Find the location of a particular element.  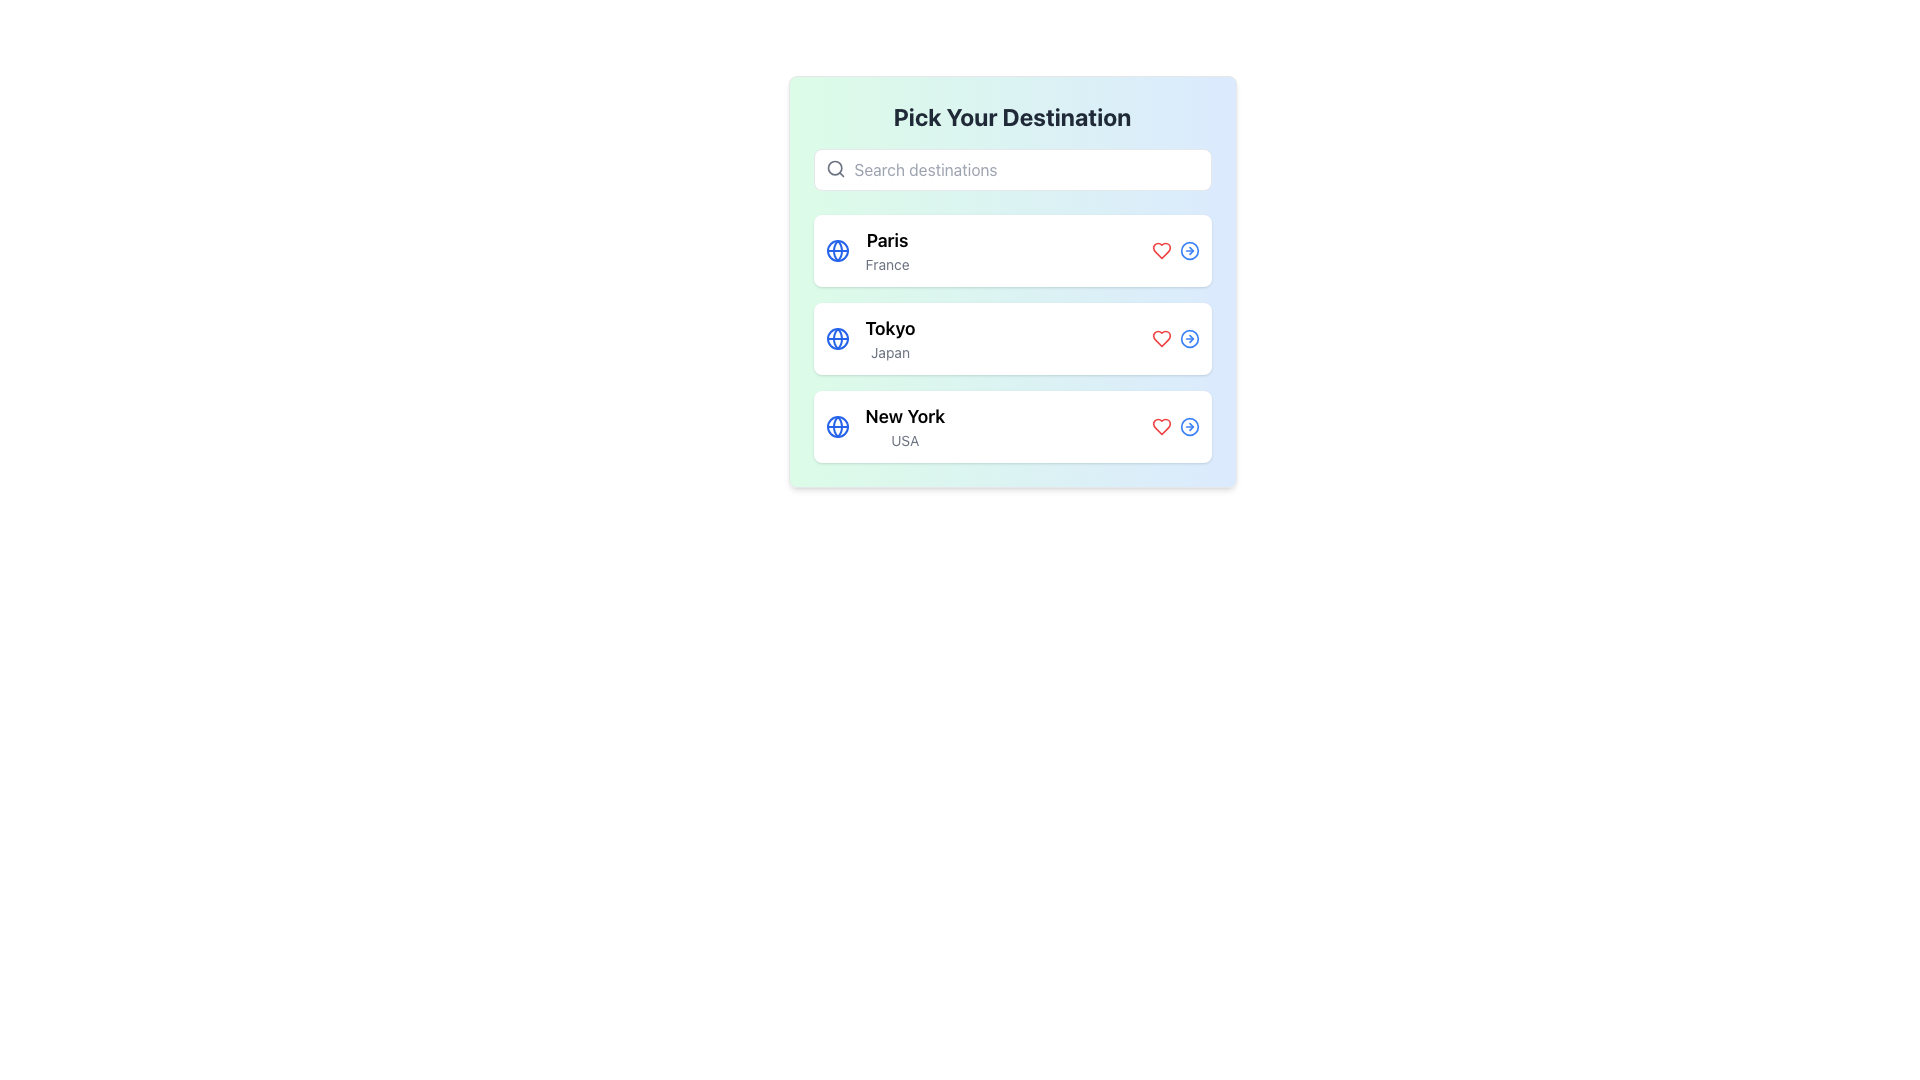

the text label displaying 'France', which is styled in gray and is smaller than the sibling text 'Paris', located in a vertically arranged list of destinations is located at coordinates (886, 264).